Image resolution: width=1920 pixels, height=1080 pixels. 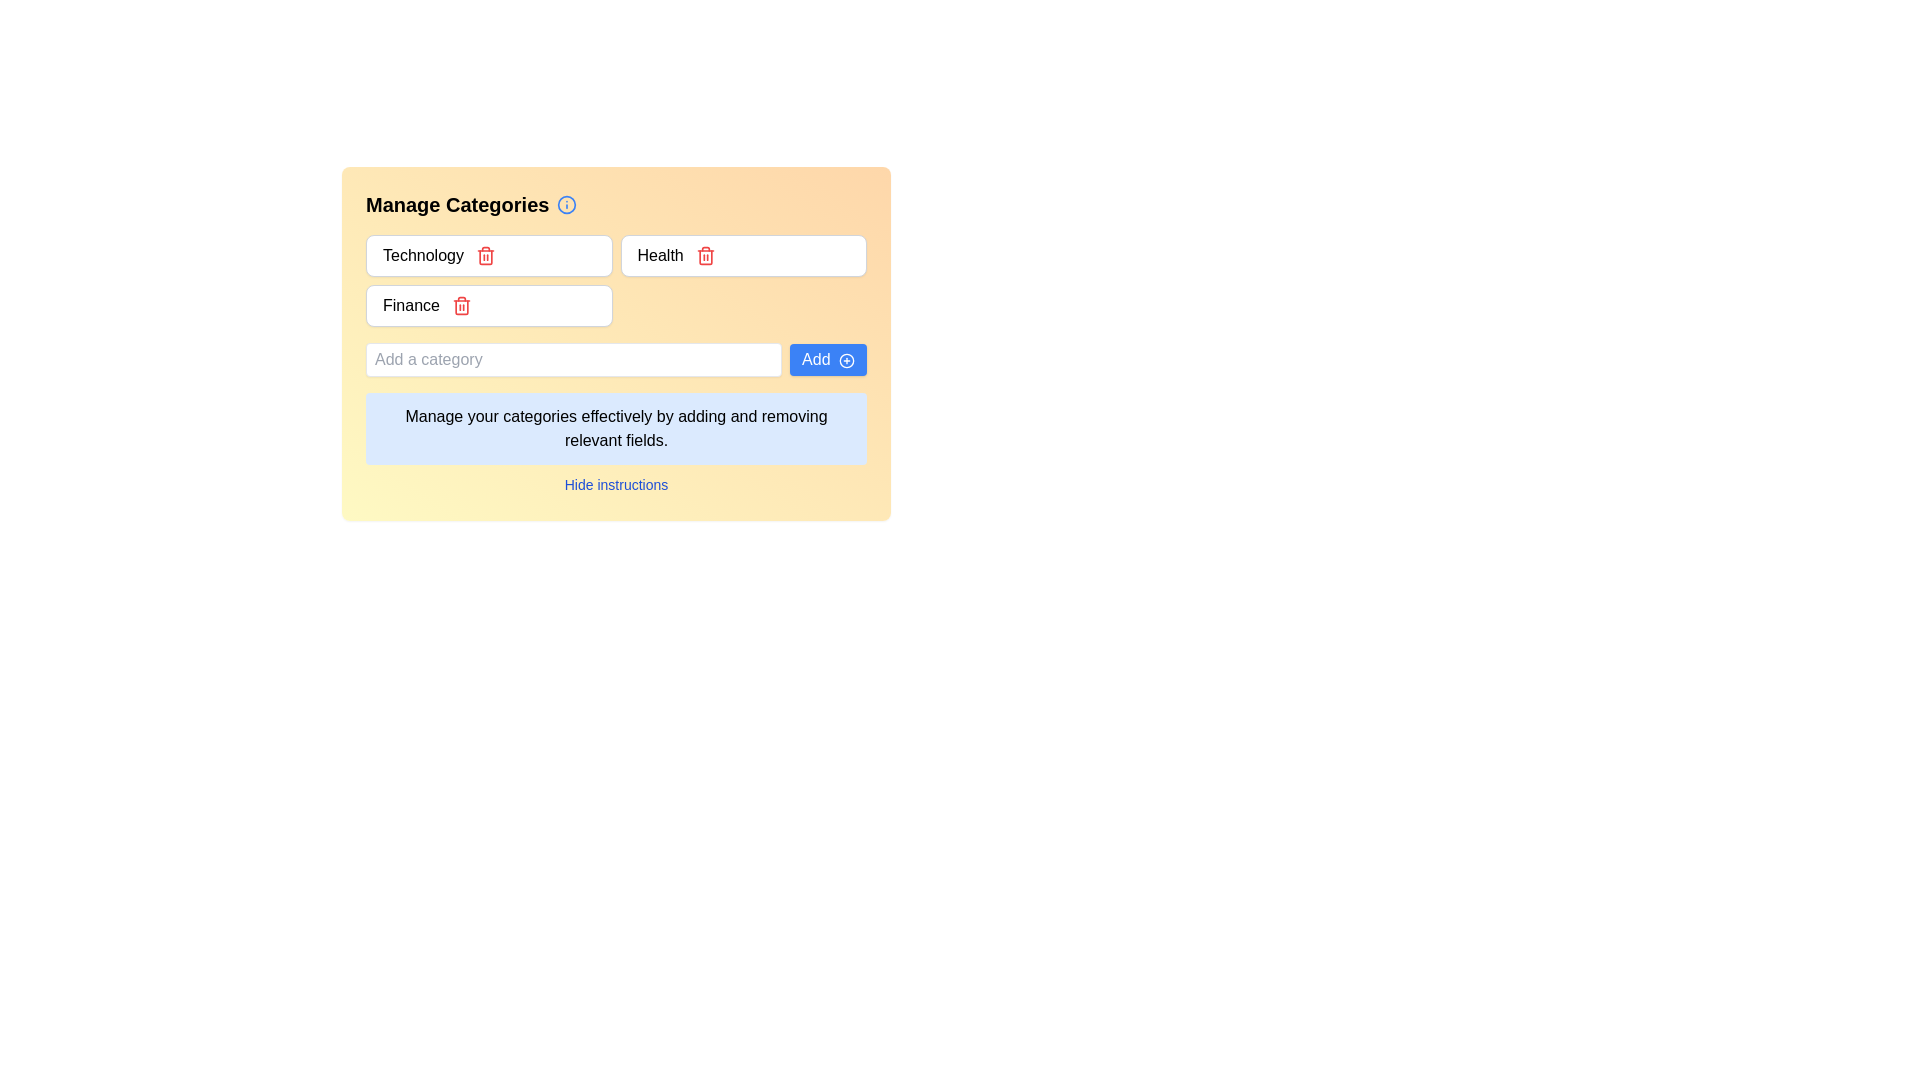 What do you see at coordinates (846, 358) in the screenshot?
I see `the small circular plus icon with a white stroke encased in a circle on a blue background, located to the right of the 'Add' button` at bounding box center [846, 358].